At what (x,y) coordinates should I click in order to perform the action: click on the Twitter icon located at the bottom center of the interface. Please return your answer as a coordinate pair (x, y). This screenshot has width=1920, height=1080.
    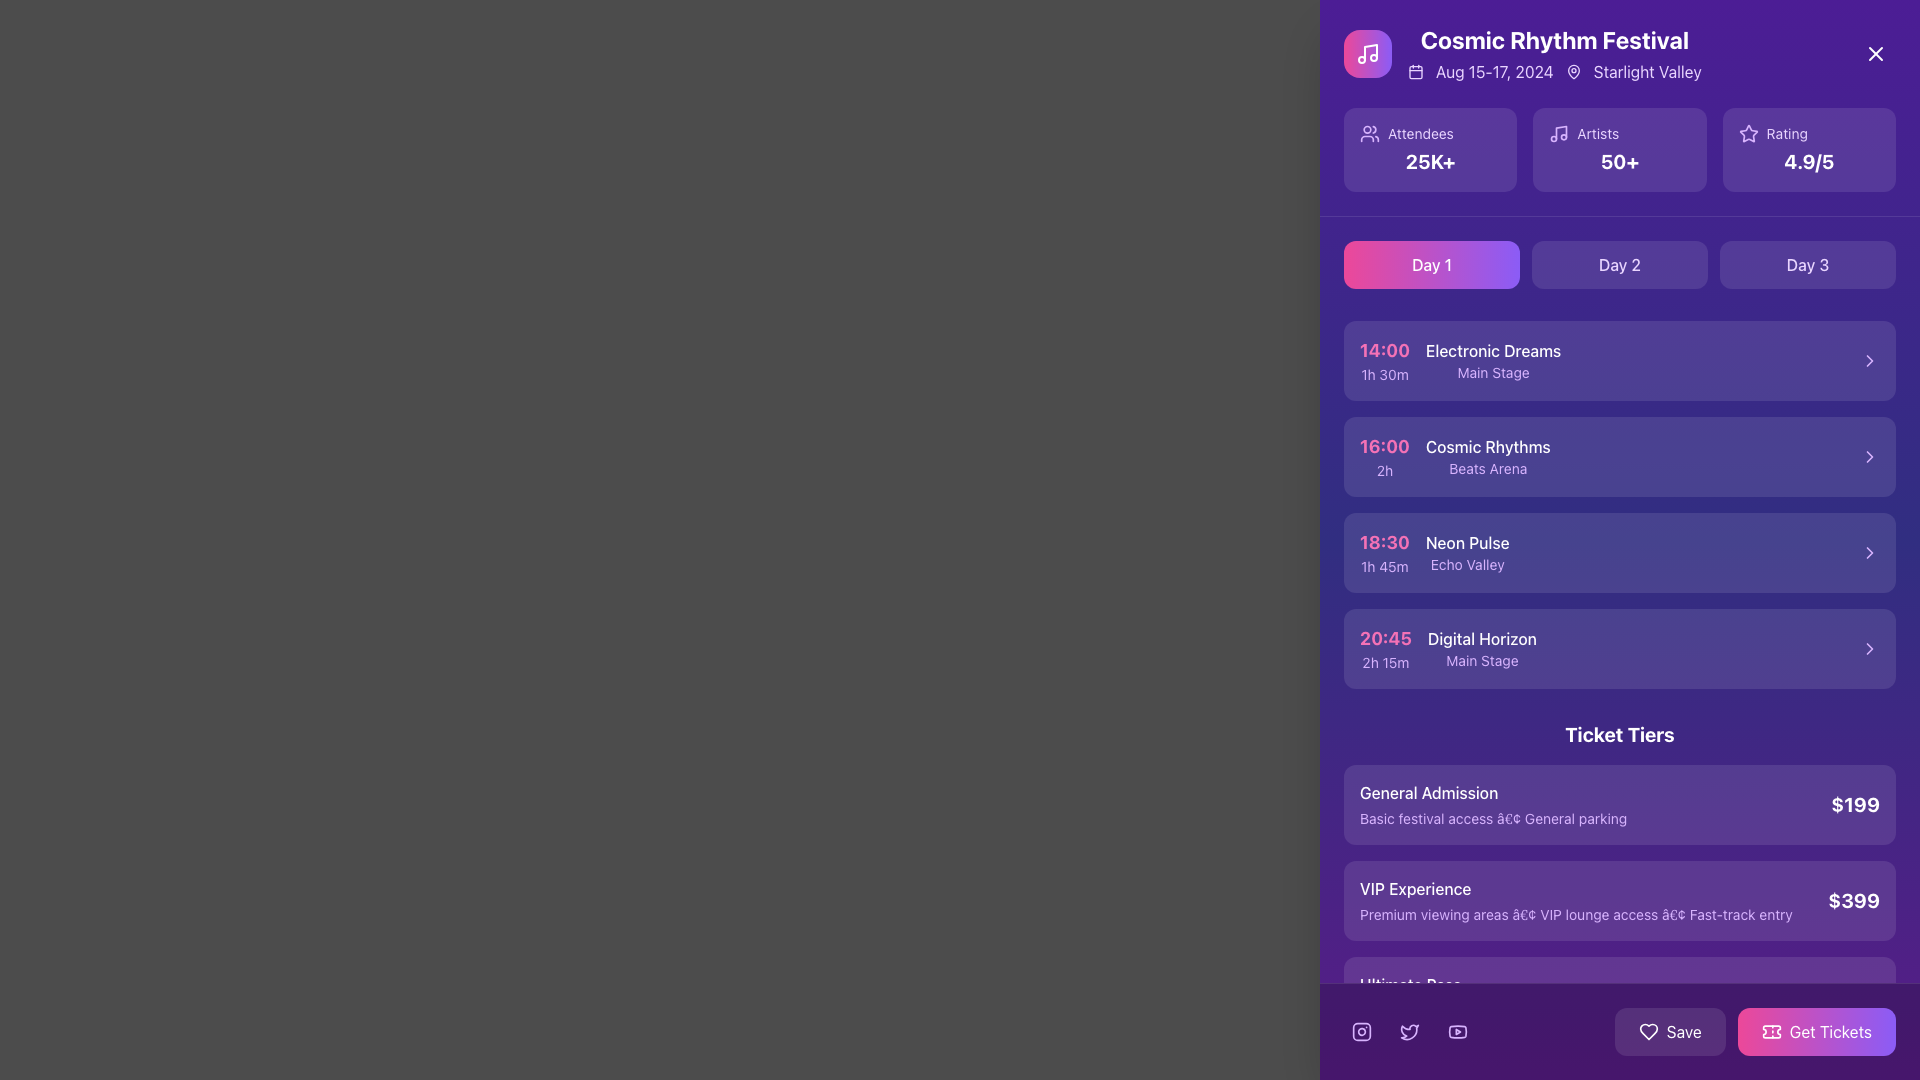
    Looking at the image, I should click on (1409, 1032).